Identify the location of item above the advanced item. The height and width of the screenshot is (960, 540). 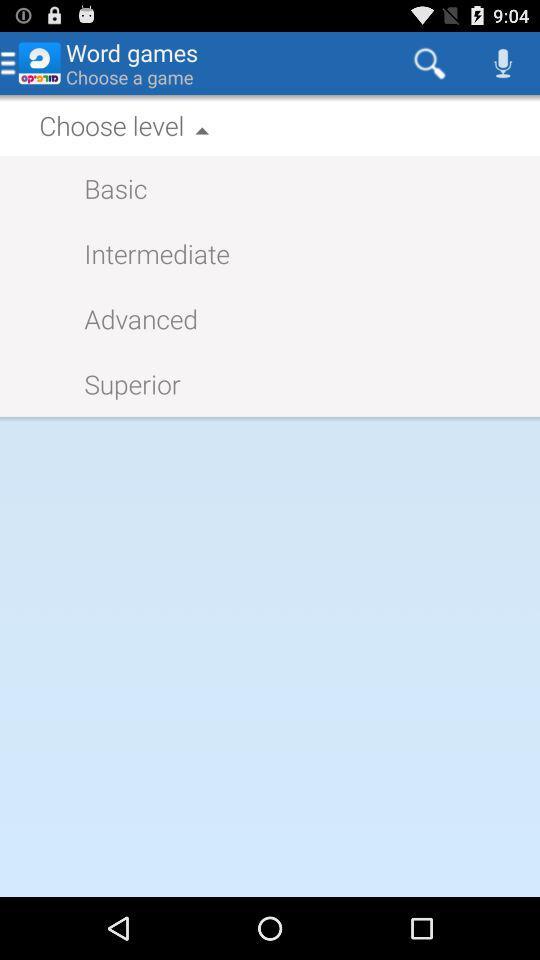
(146, 252).